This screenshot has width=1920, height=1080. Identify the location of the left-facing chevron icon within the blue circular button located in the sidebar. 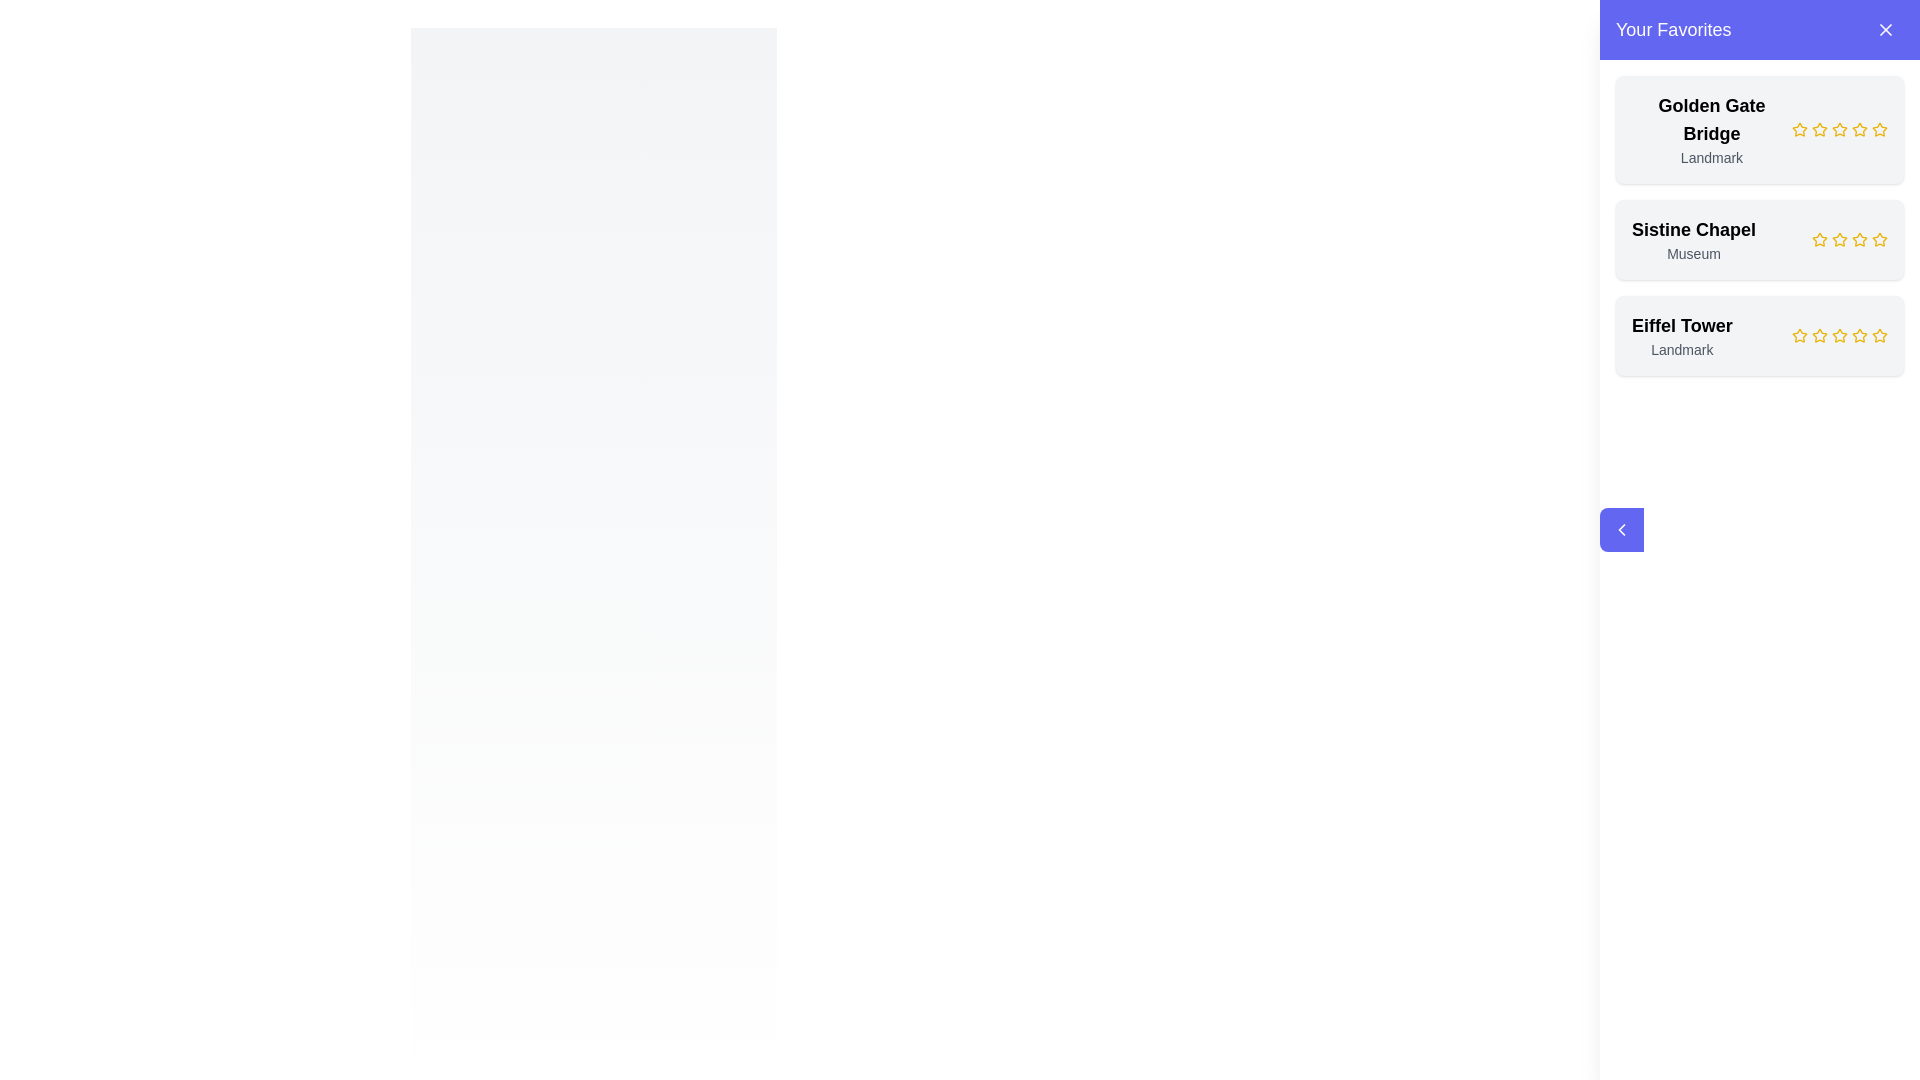
(1622, 528).